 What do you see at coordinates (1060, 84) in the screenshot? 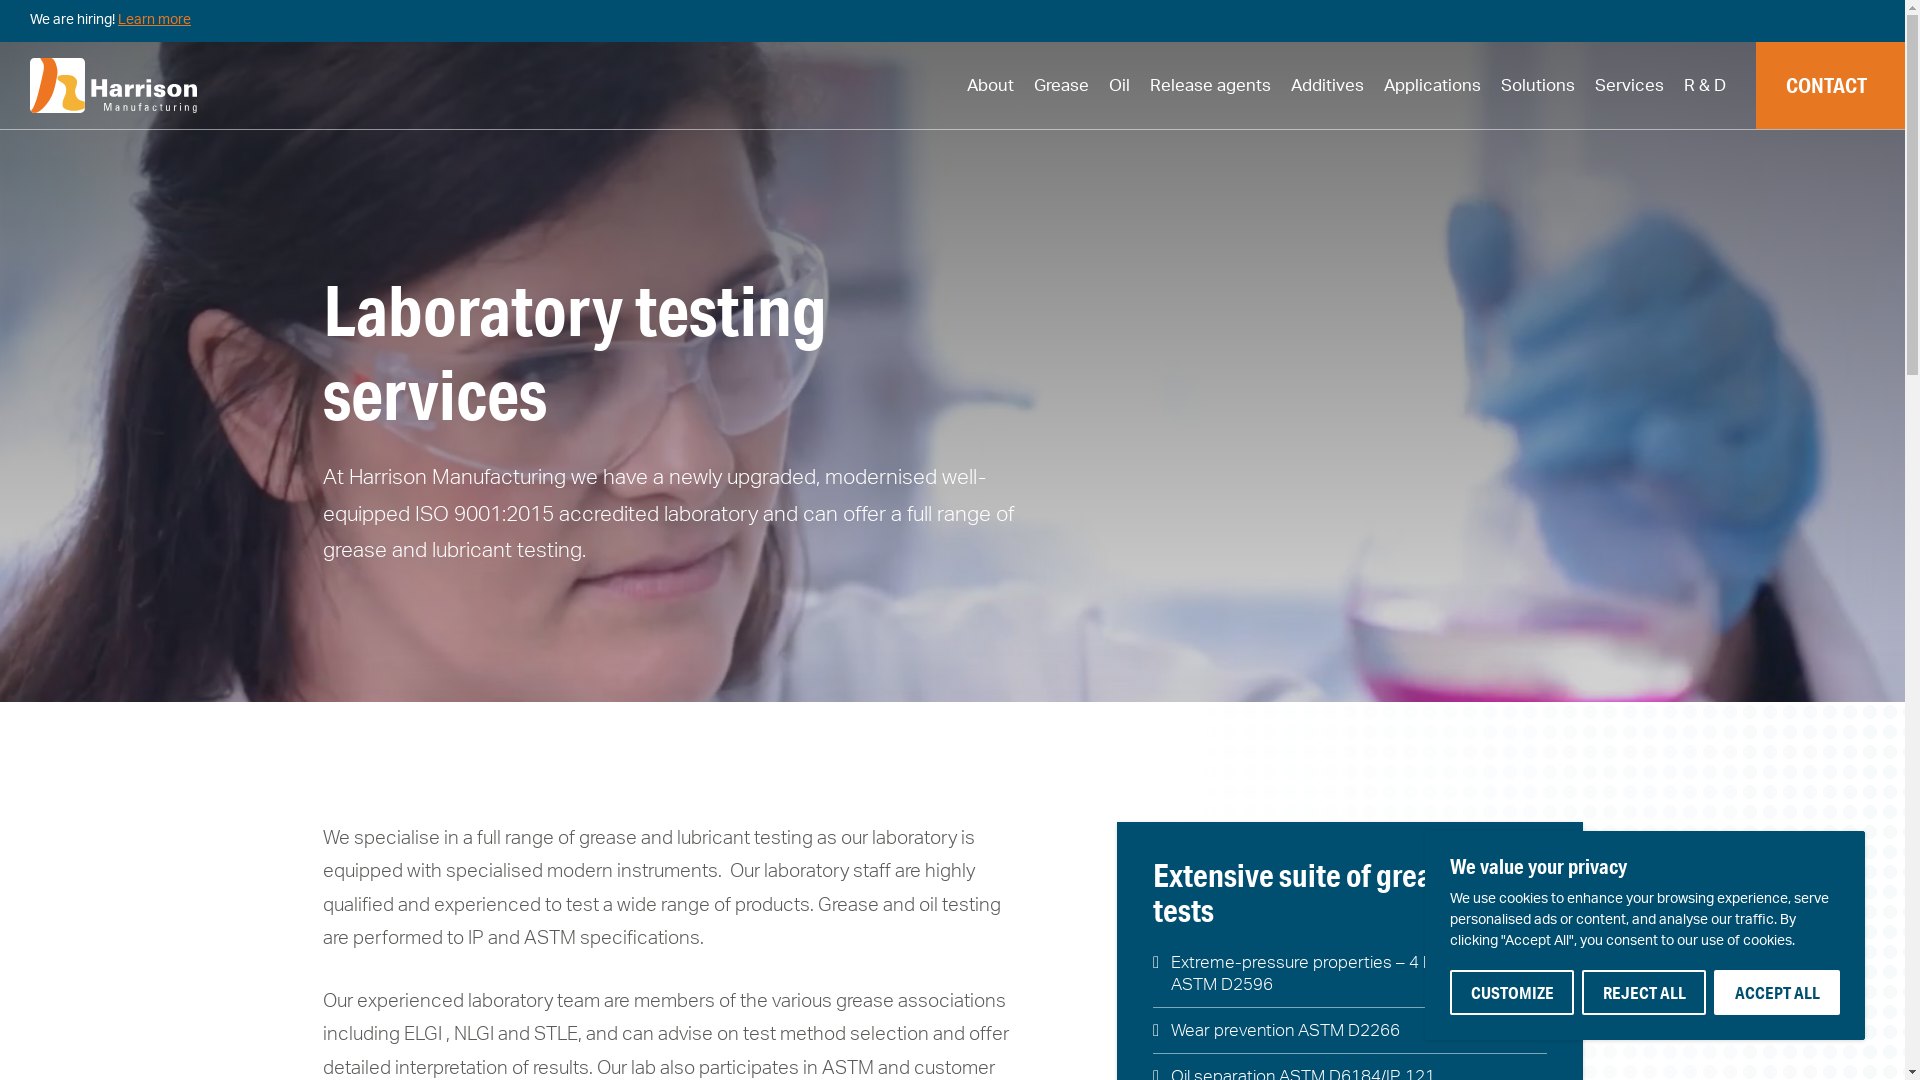
I see `'Grease'` at bounding box center [1060, 84].